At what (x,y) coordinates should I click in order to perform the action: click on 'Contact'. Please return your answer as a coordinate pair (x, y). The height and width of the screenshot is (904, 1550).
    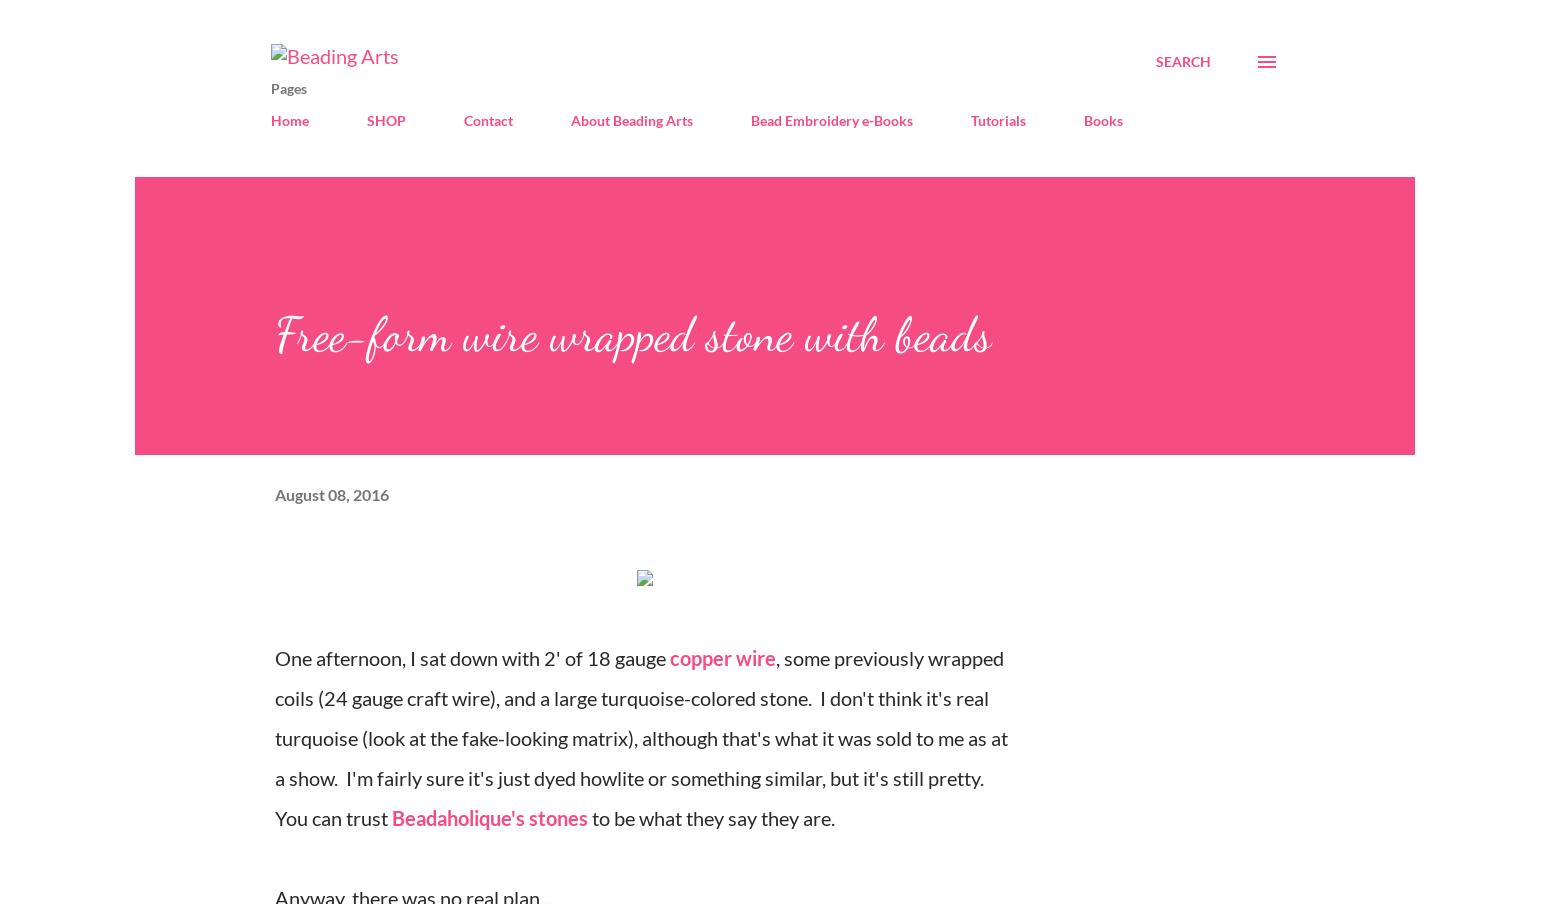
    Looking at the image, I should click on (487, 119).